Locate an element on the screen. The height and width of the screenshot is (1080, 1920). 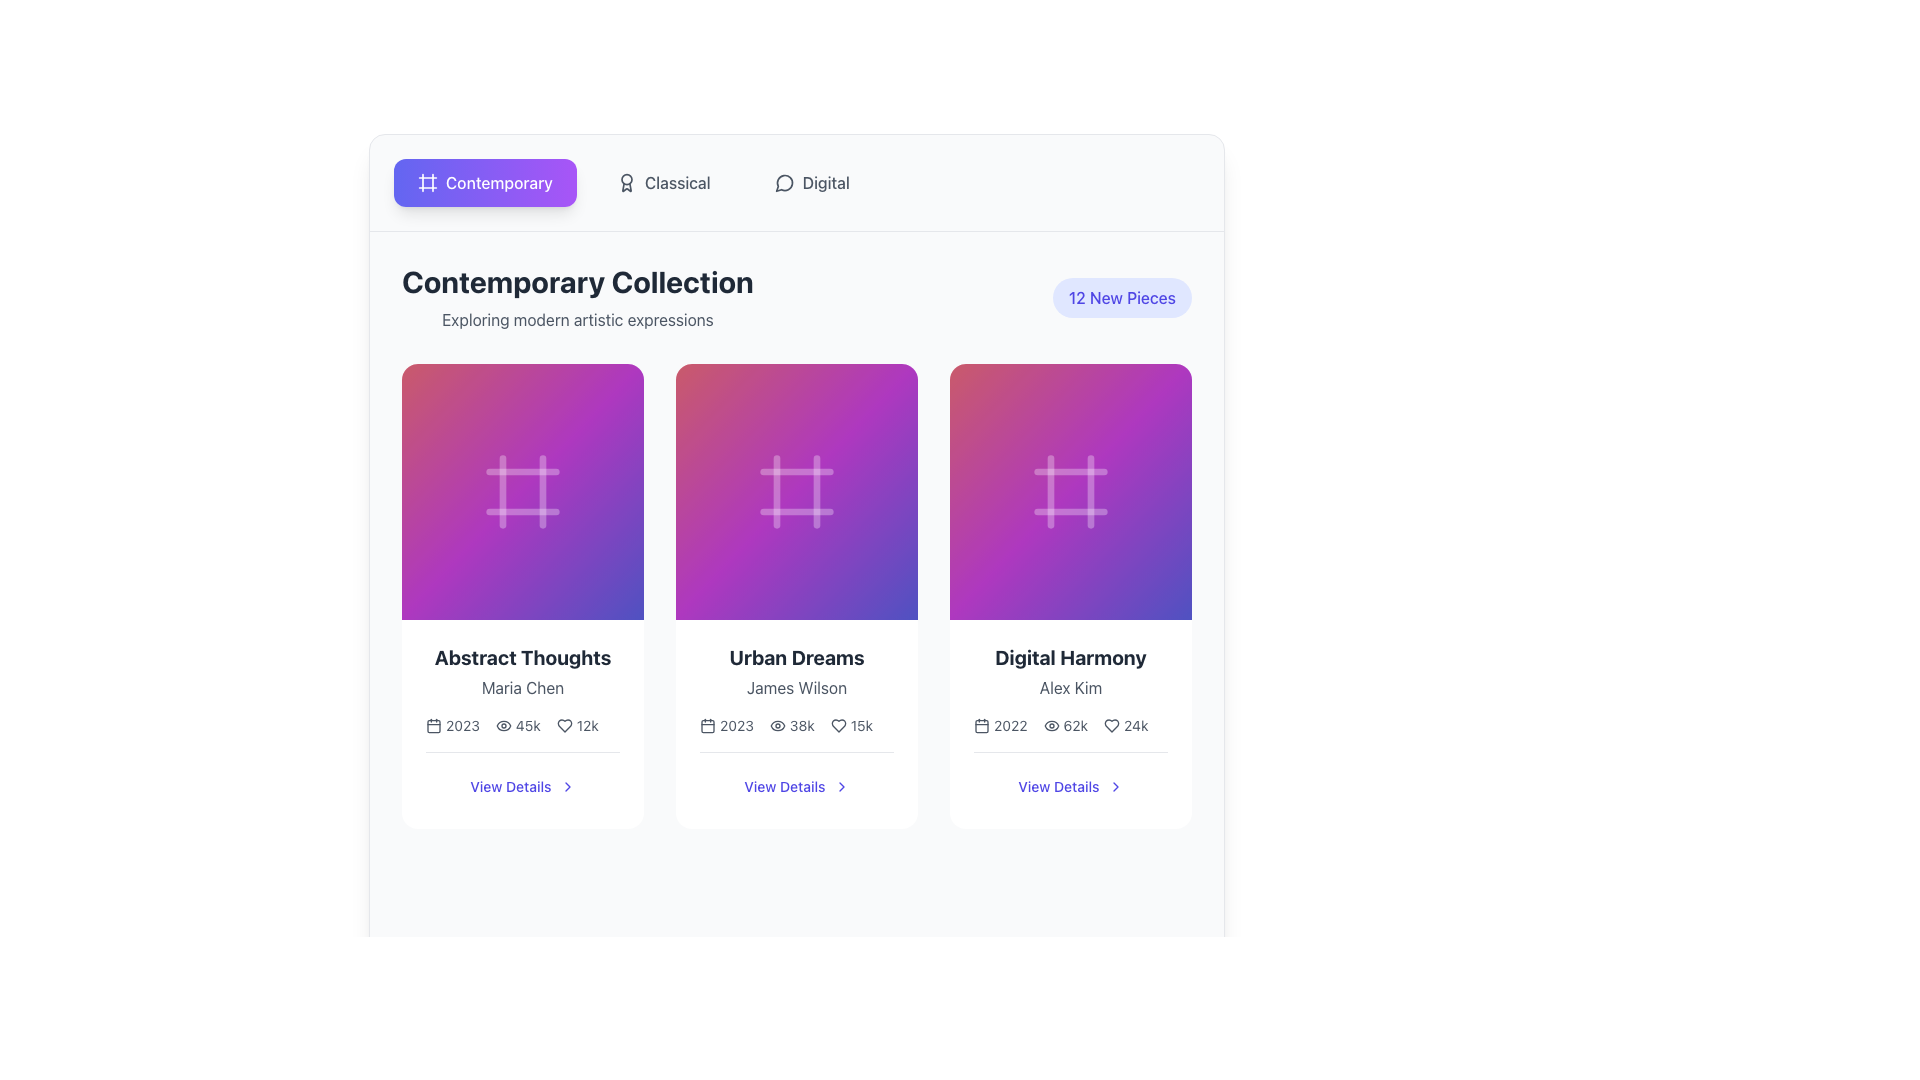
the 'View Details' button, which is styled in bold blue font and includes a right-pointing chevron icon, located at the bottom of the 'Urban Dreams' card is located at coordinates (795, 777).